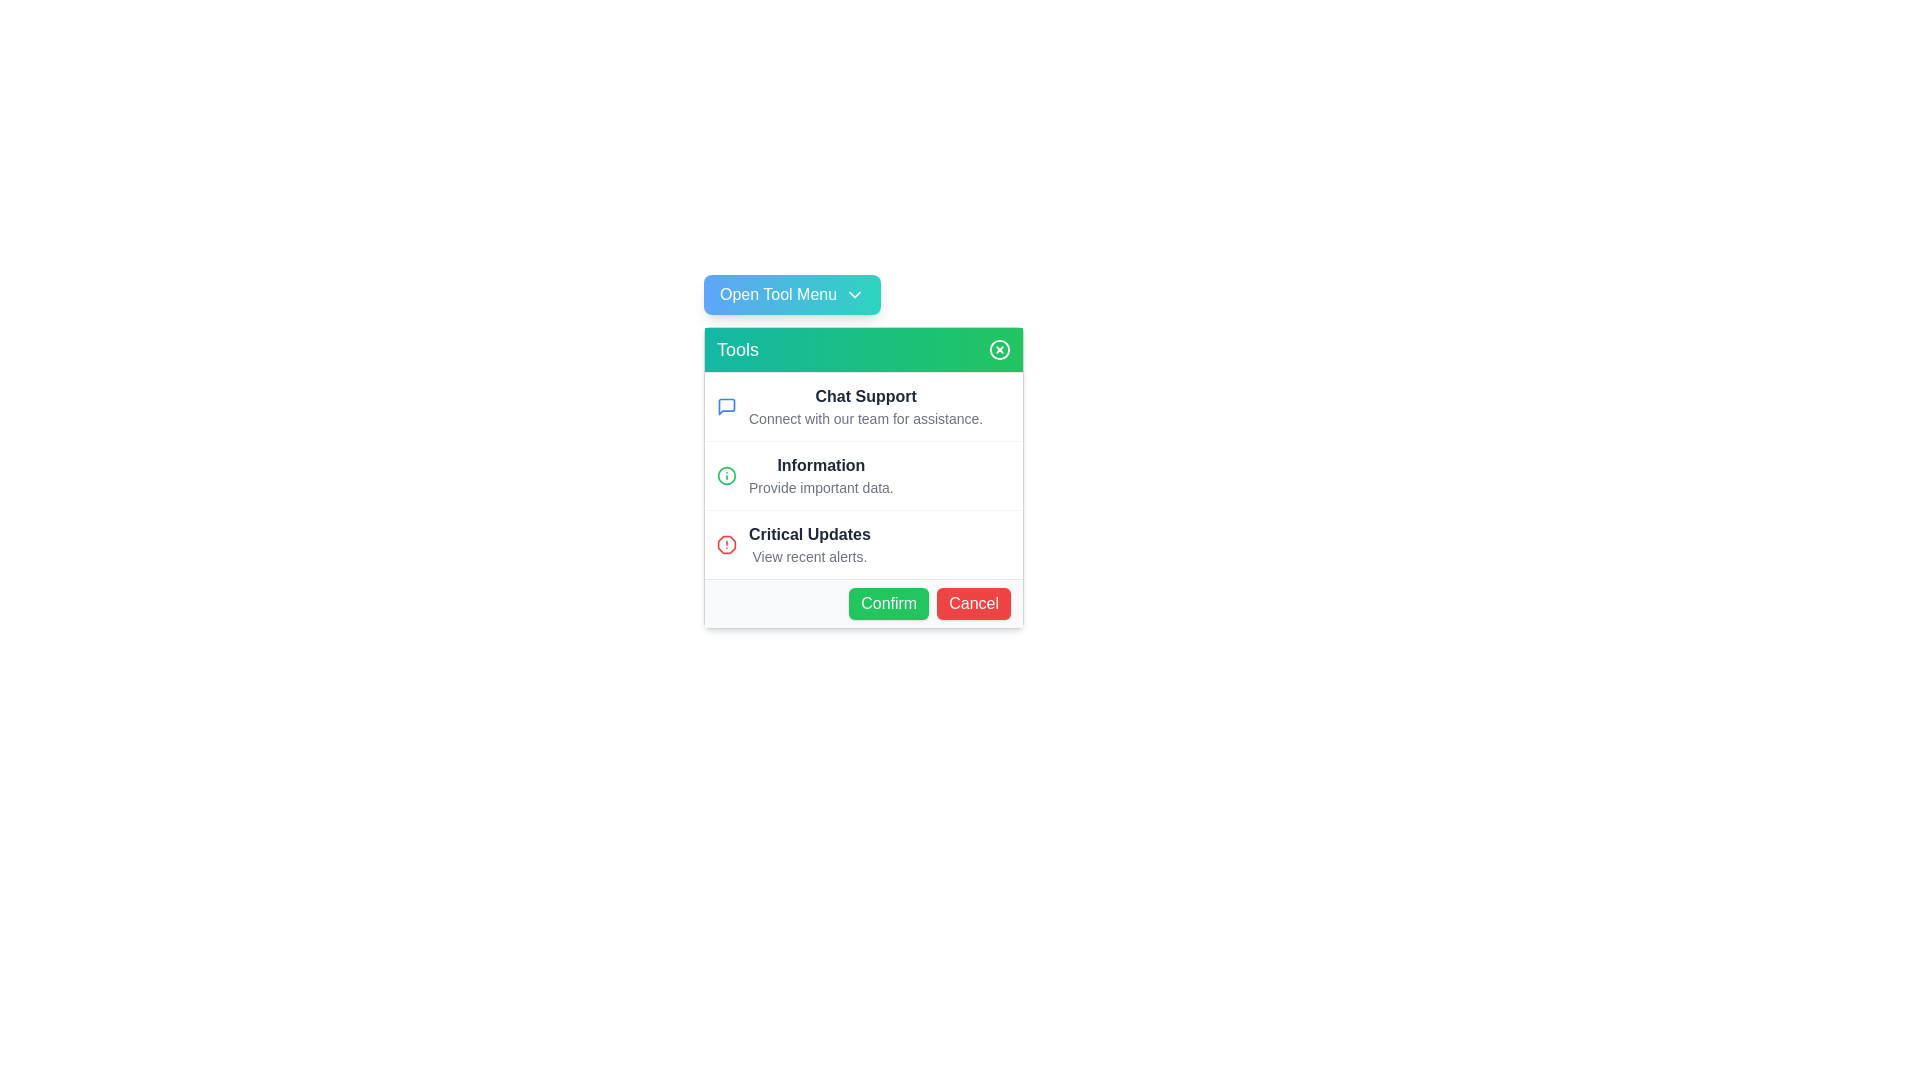  What do you see at coordinates (999, 349) in the screenshot?
I see `the close icon located at the top-right corner of the 'Tools' header` at bounding box center [999, 349].